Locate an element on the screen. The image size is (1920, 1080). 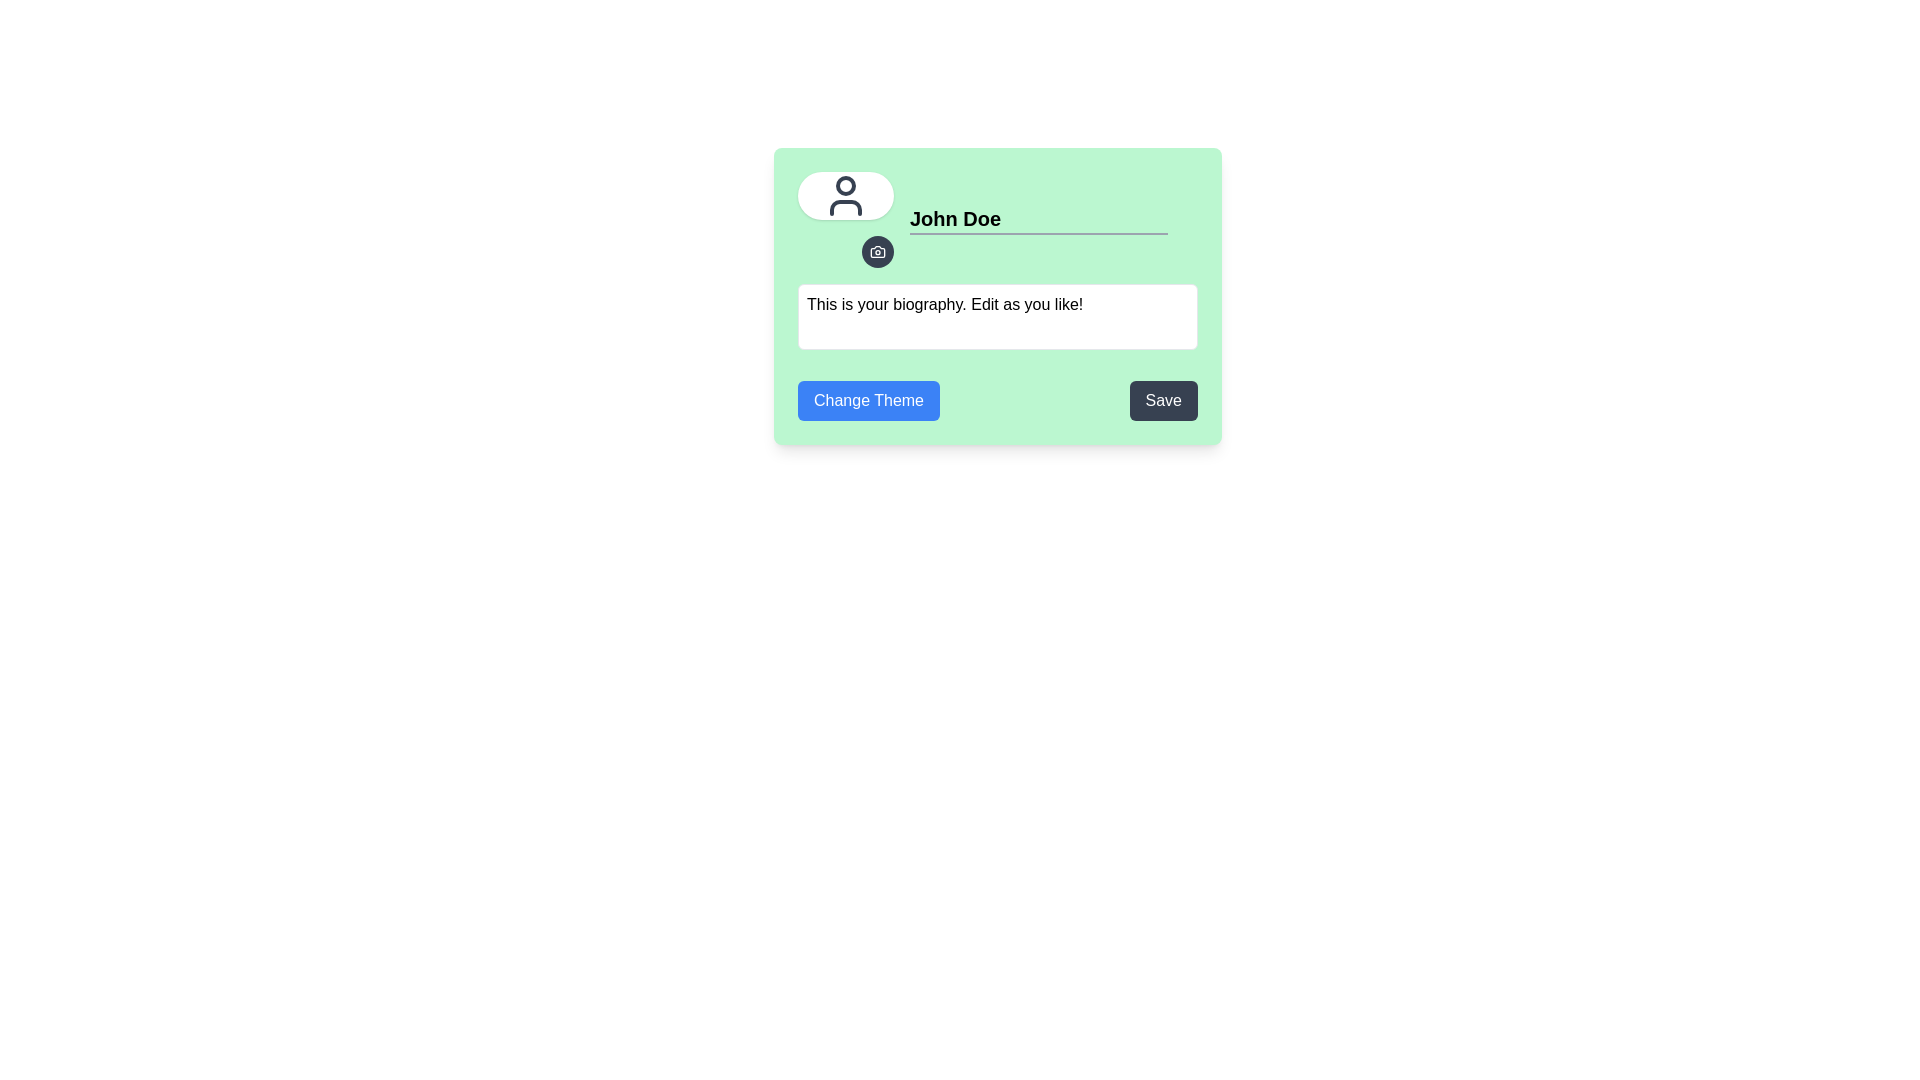
the Profile Header Section containing the user profile icon and the name 'John Doe' is located at coordinates (998, 219).